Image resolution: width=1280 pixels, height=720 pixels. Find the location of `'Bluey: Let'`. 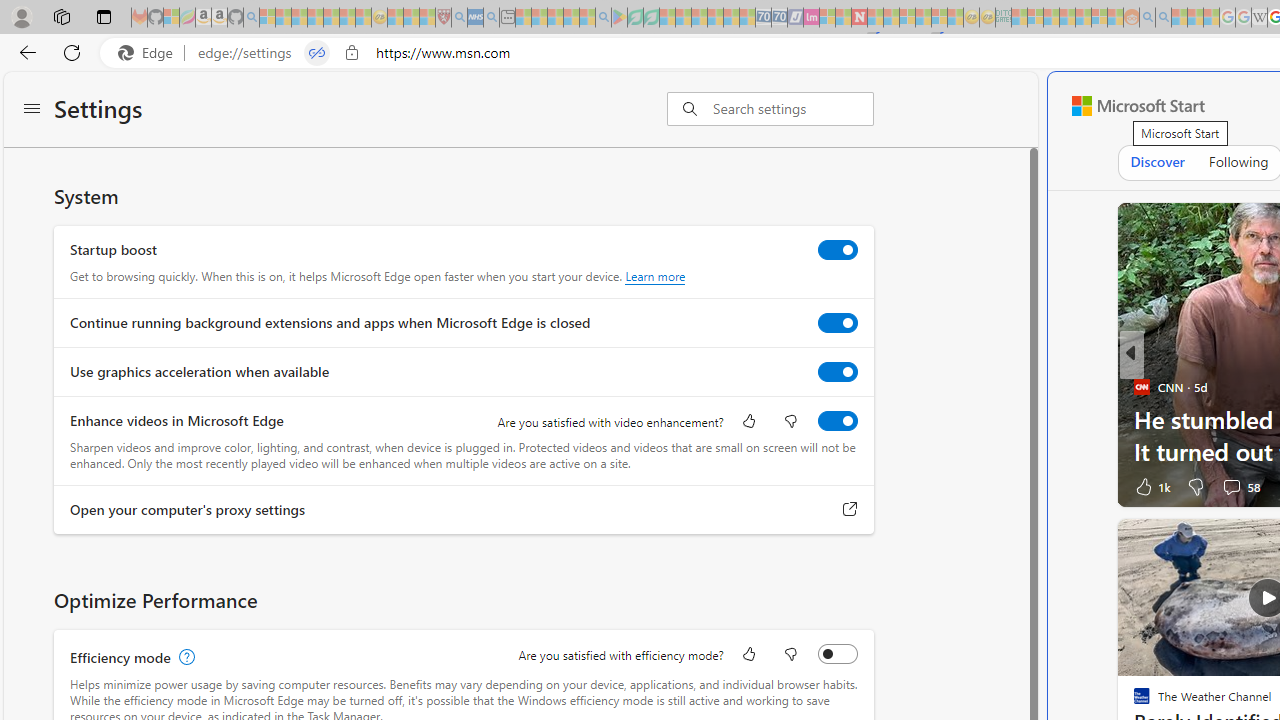

'Bluey: Let' is located at coordinates (618, 17).